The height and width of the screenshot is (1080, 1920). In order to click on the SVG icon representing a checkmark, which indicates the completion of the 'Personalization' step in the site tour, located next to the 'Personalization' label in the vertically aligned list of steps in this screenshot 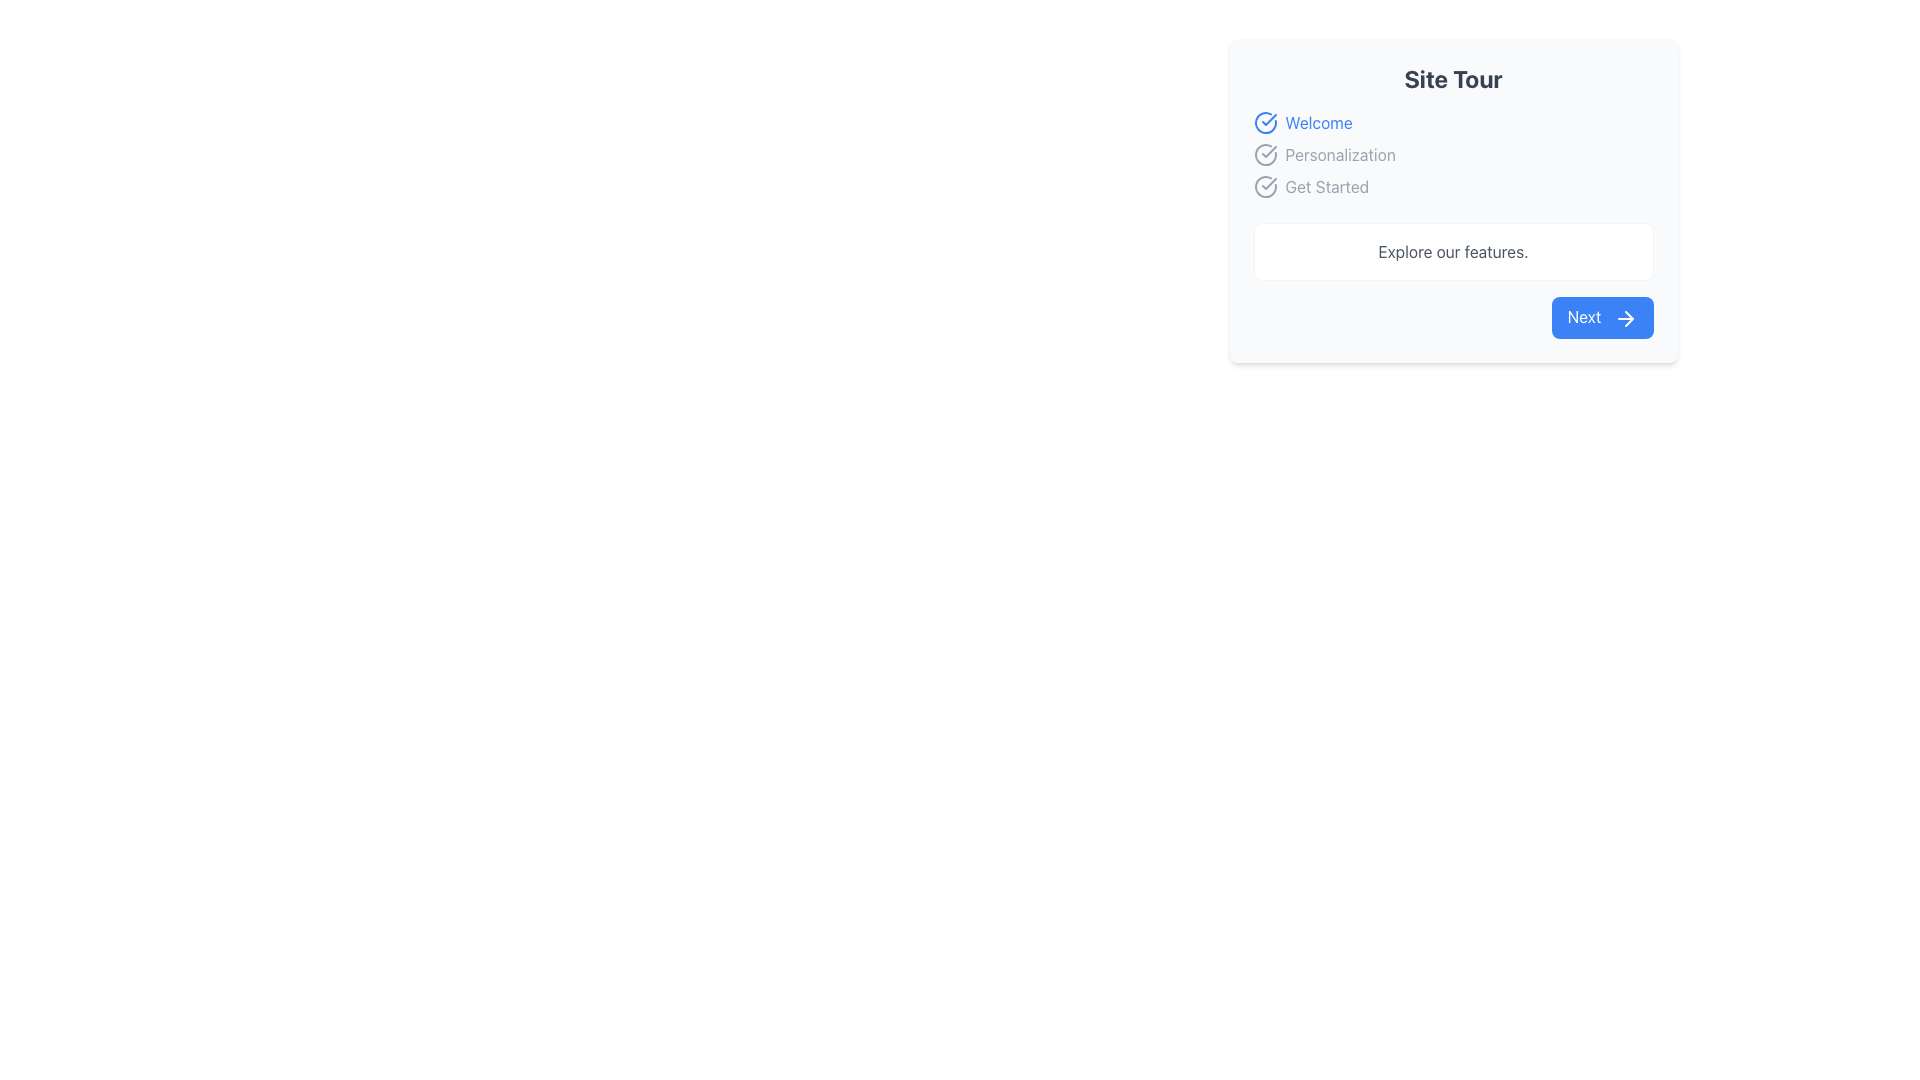, I will do `click(1267, 150)`.